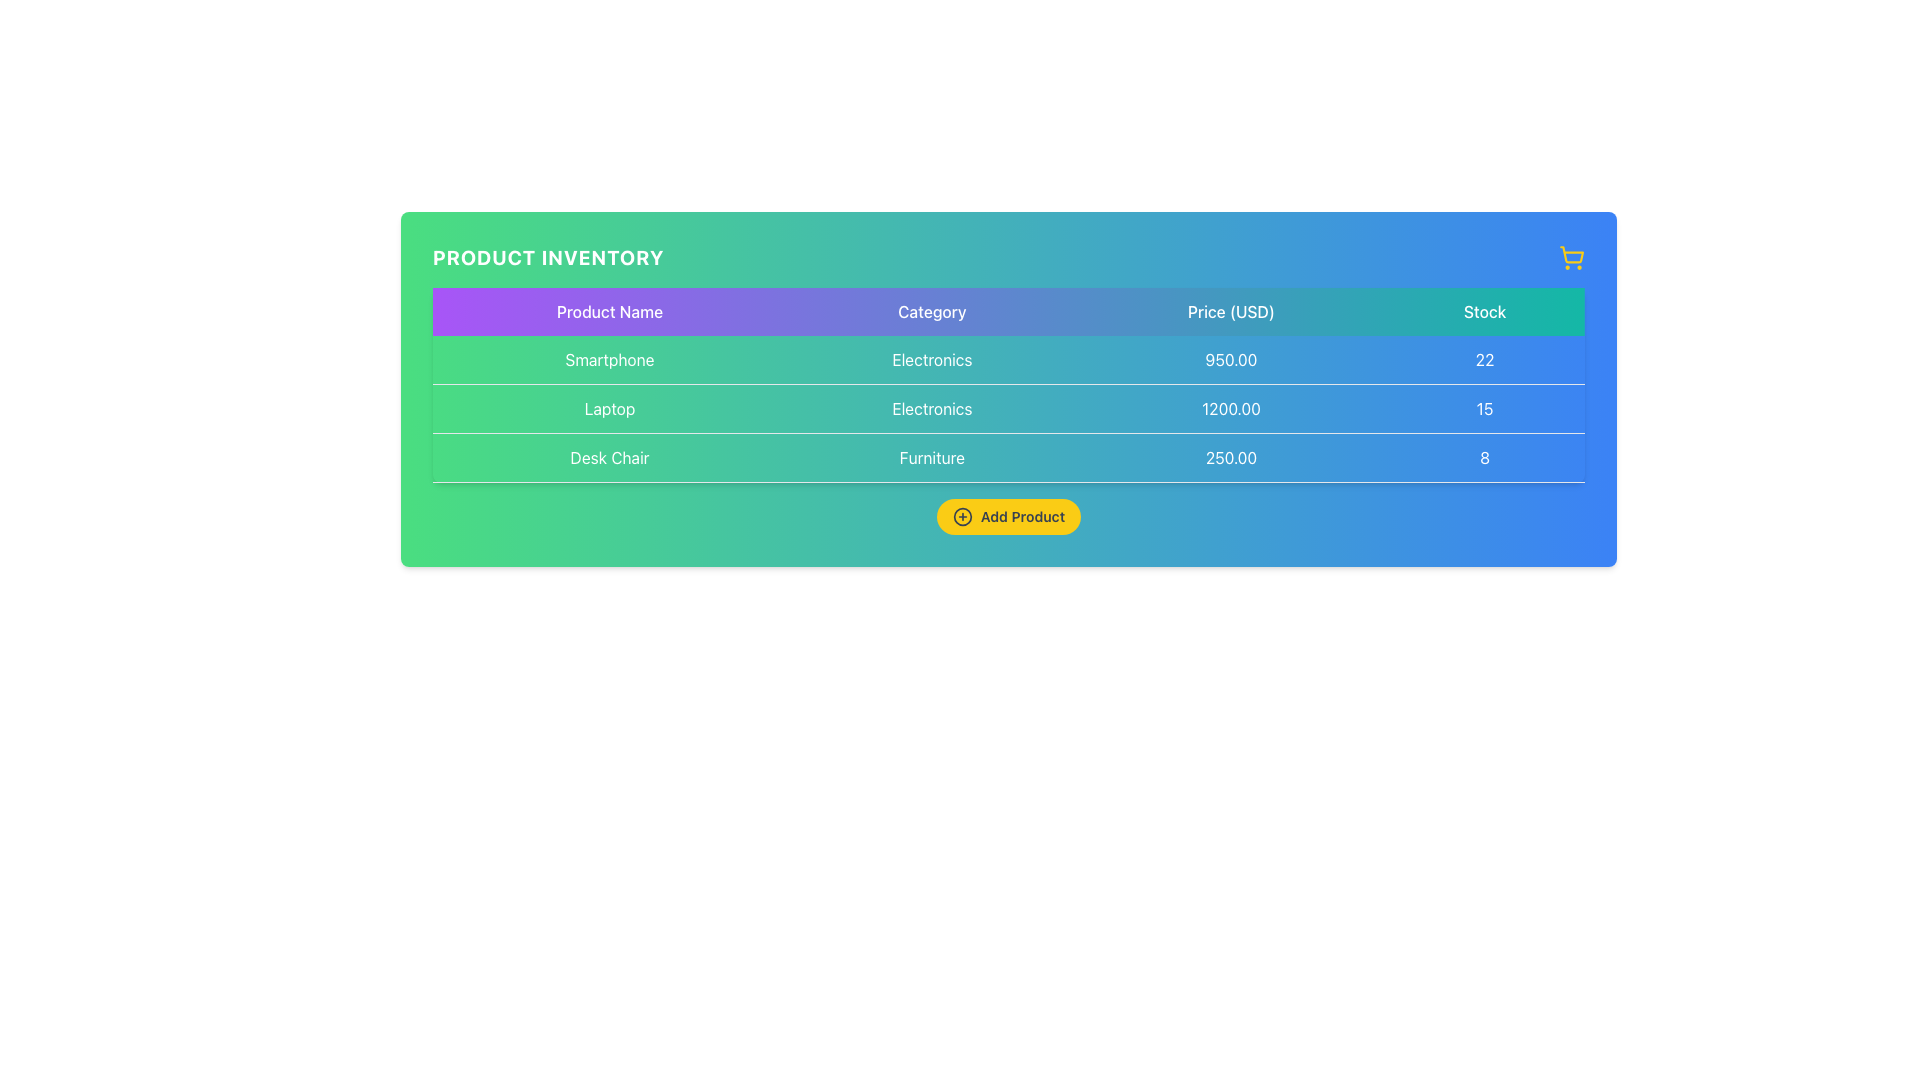 This screenshot has height=1080, width=1920. What do you see at coordinates (931, 458) in the screenshot?
I see `the static text label displaying 'Furniture', which is the second cell in the row labeled 'Desk Chair' within the 'Category' column of the table` at bounding box center [931, 458].